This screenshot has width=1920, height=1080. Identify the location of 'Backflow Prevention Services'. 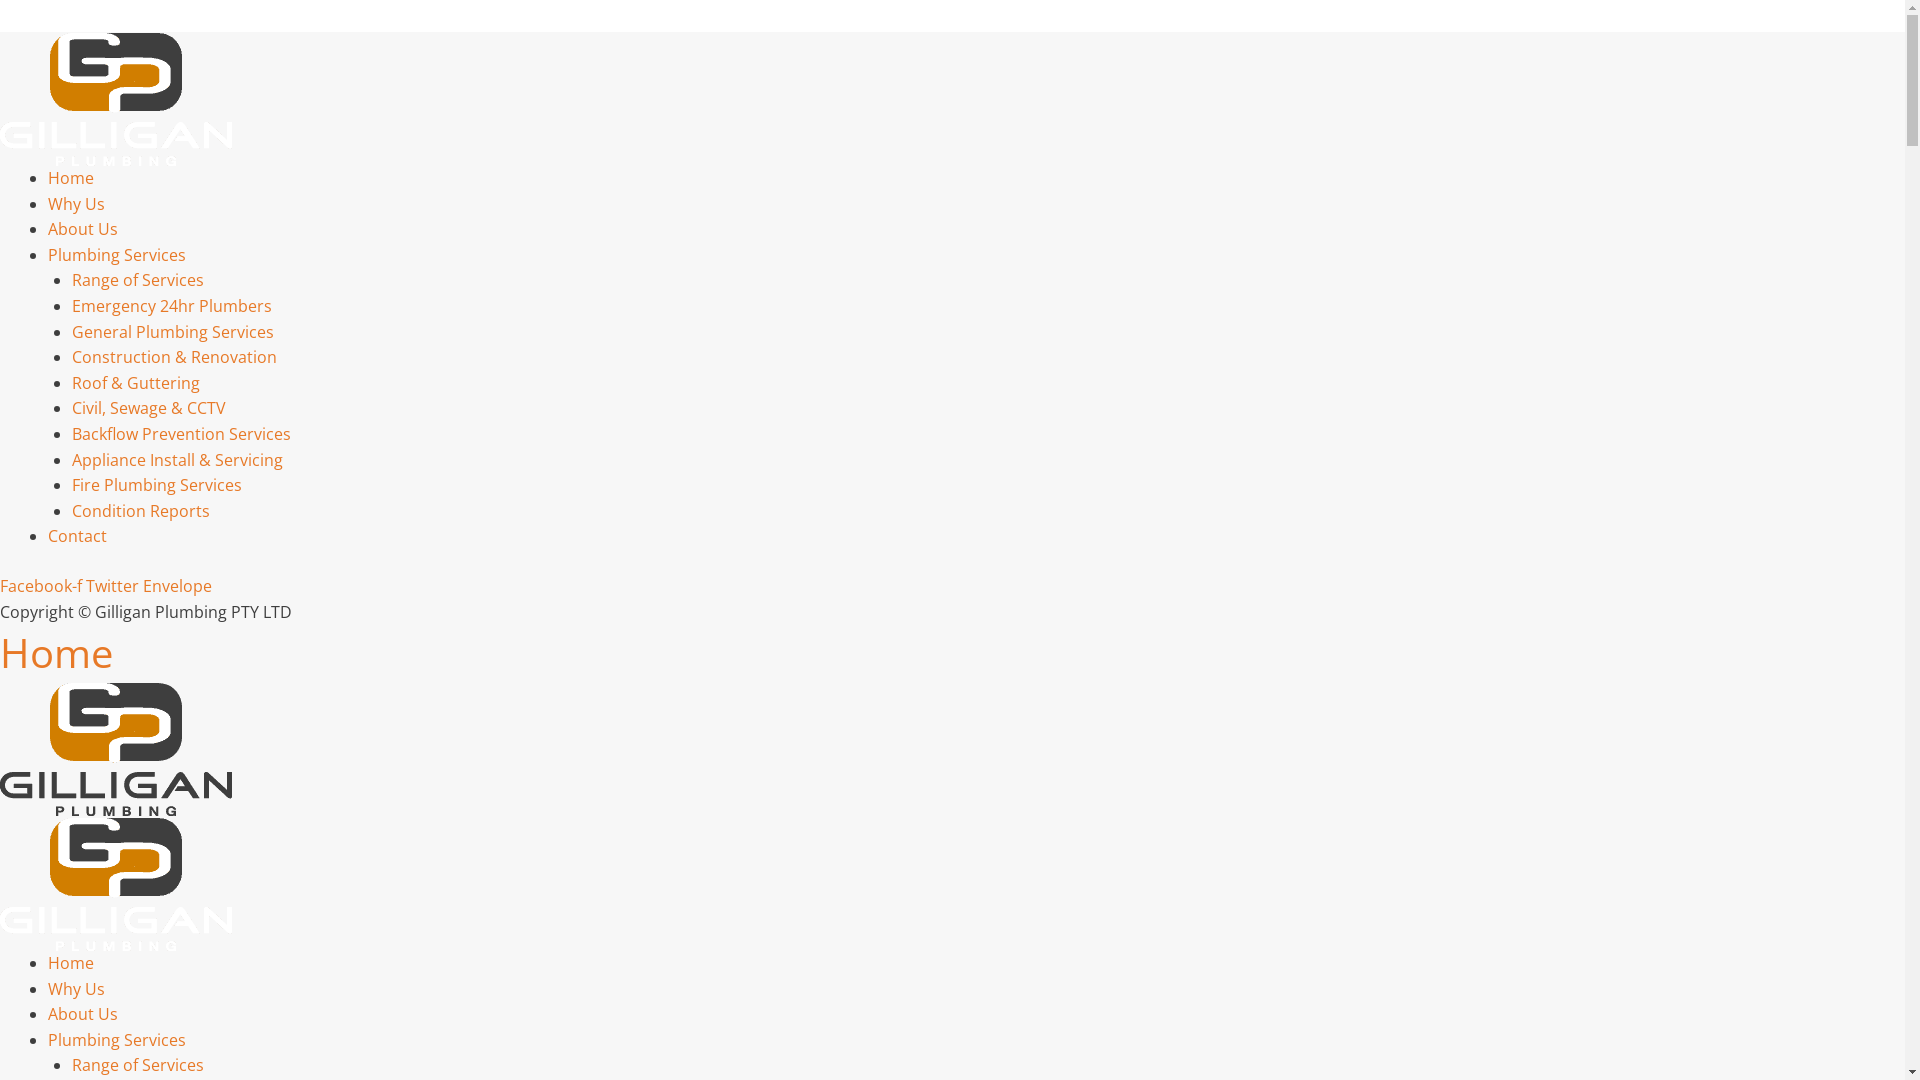
(181, 433).